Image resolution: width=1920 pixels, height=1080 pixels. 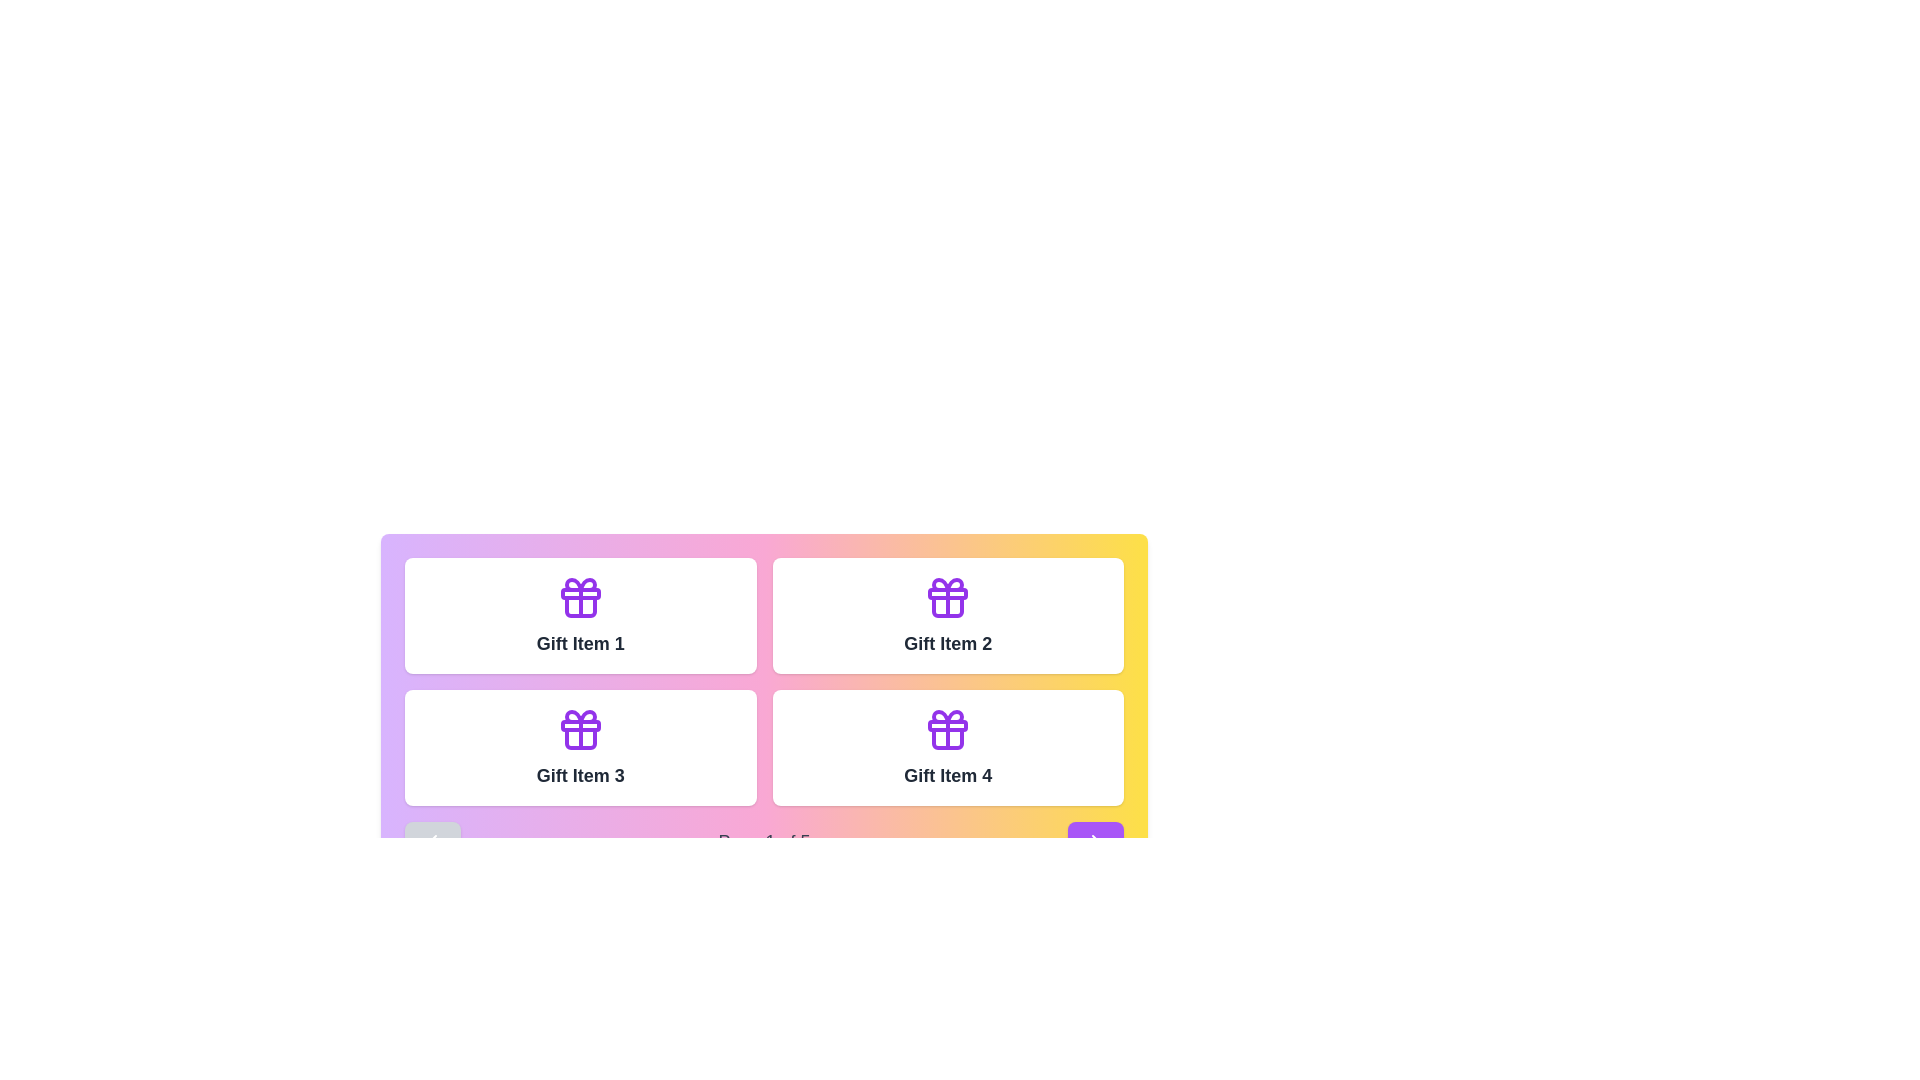 I want to click on the purple rounded button with a white chevron located at the bottom right corner of the navigation bar, next, so click(x=1094, y=841).